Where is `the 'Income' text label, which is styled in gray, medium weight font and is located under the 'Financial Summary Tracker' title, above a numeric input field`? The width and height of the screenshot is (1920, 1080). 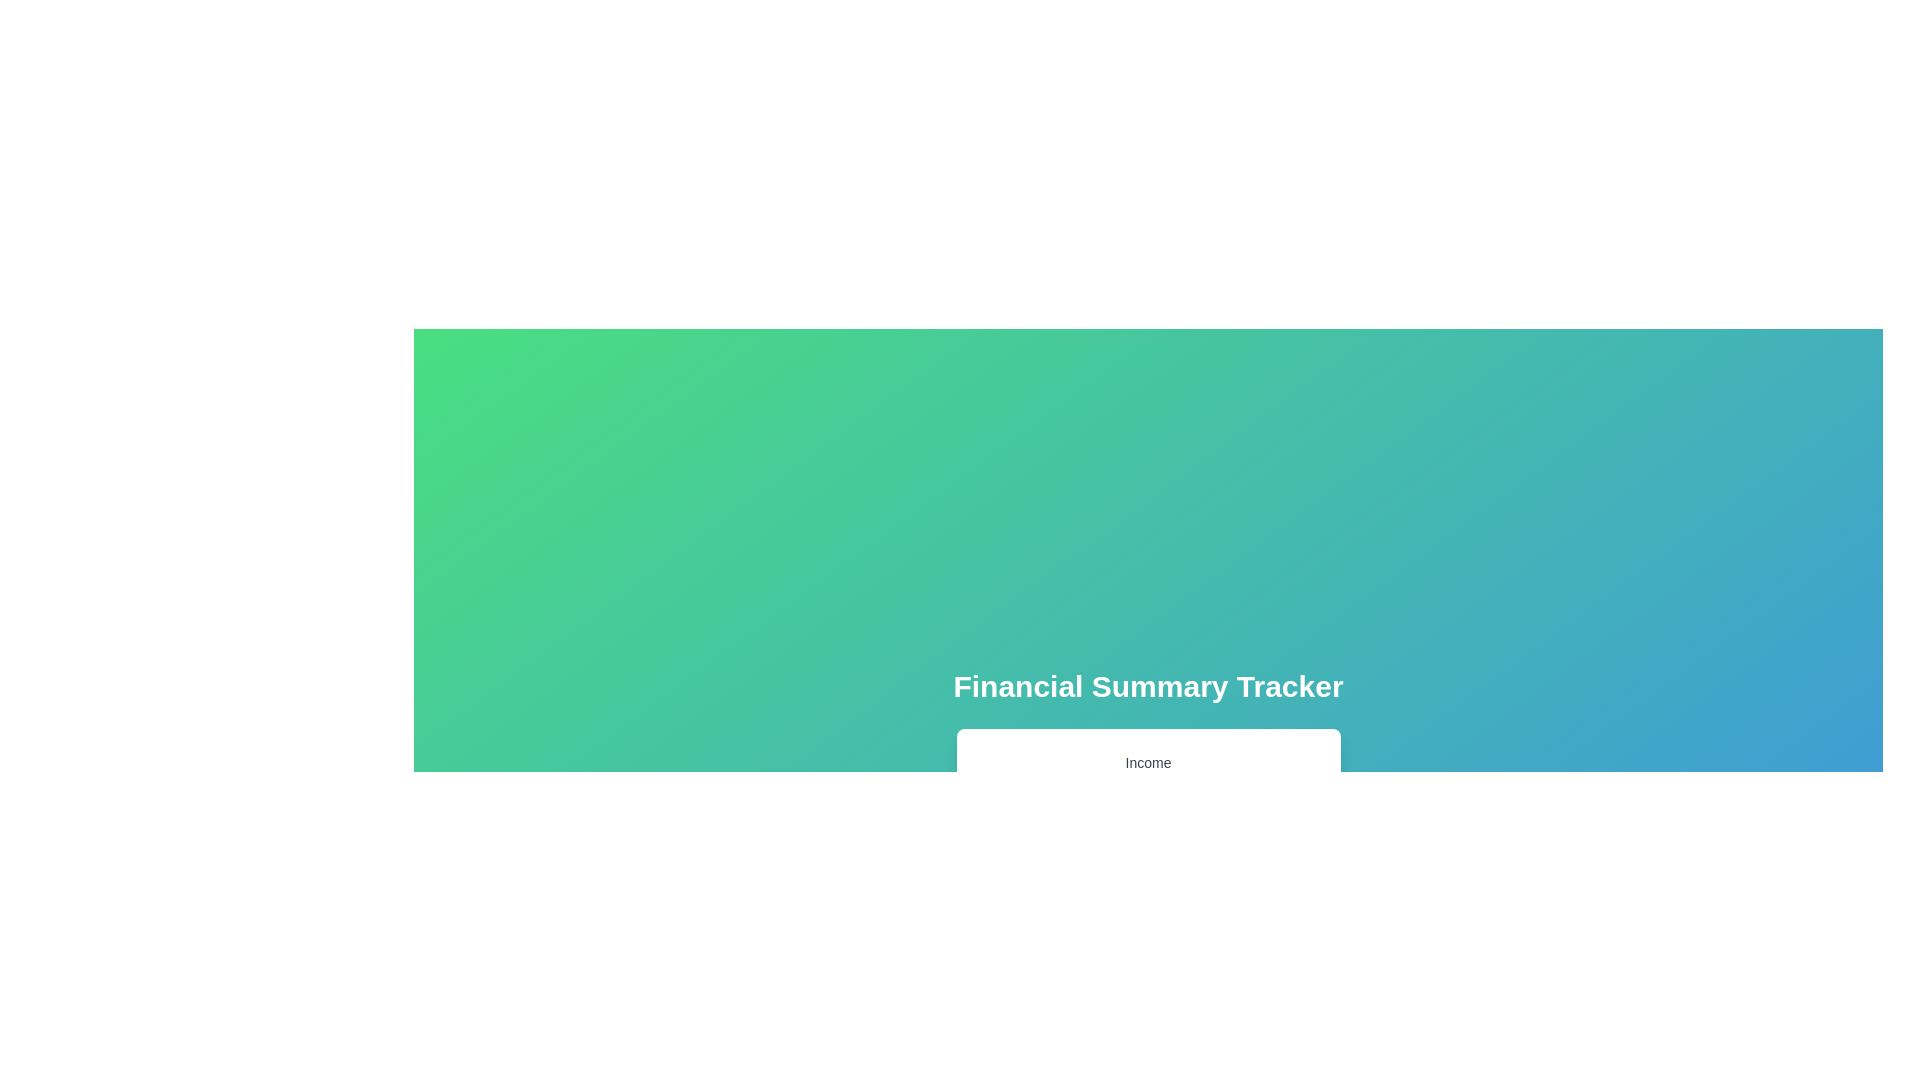
the 'Income' text label, which is styled in gray, medium weight font and is located under the 'Financial Summary Tracker' title, above a numeric input field is located at coordinates (1148, 763).